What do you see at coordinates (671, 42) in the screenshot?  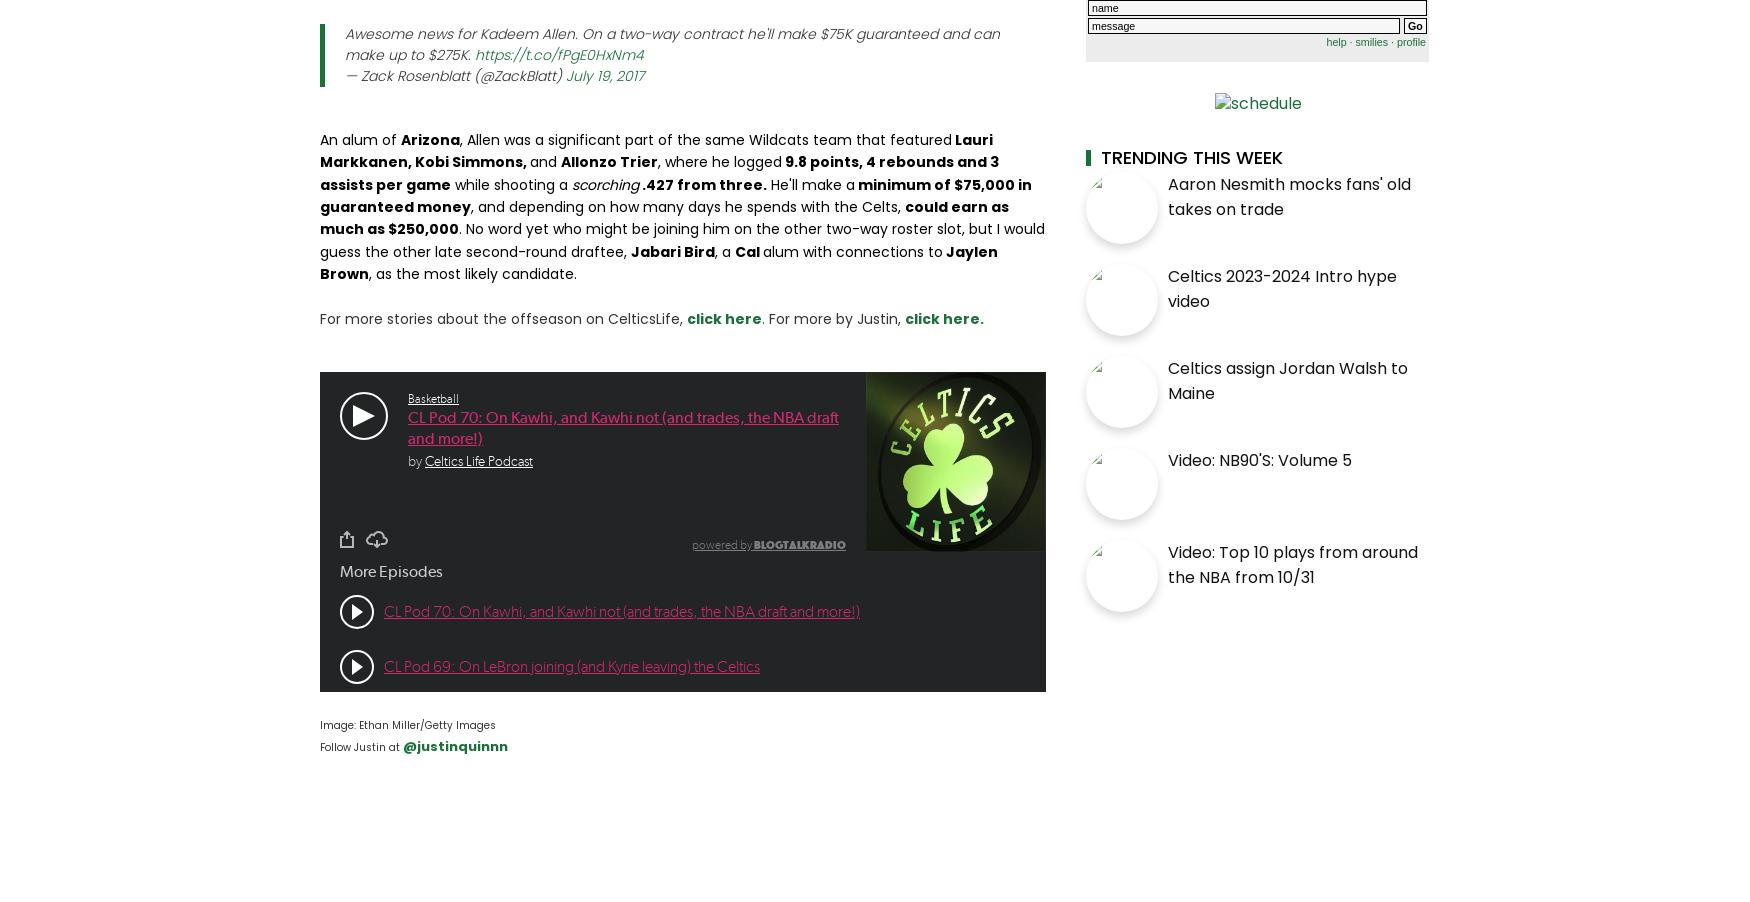 I see `'Awesome news for Kadeem Allen. On a two-way contract he'll make $75K guaranteed and can make up to $275K.'` at bounding box center [671, 42].